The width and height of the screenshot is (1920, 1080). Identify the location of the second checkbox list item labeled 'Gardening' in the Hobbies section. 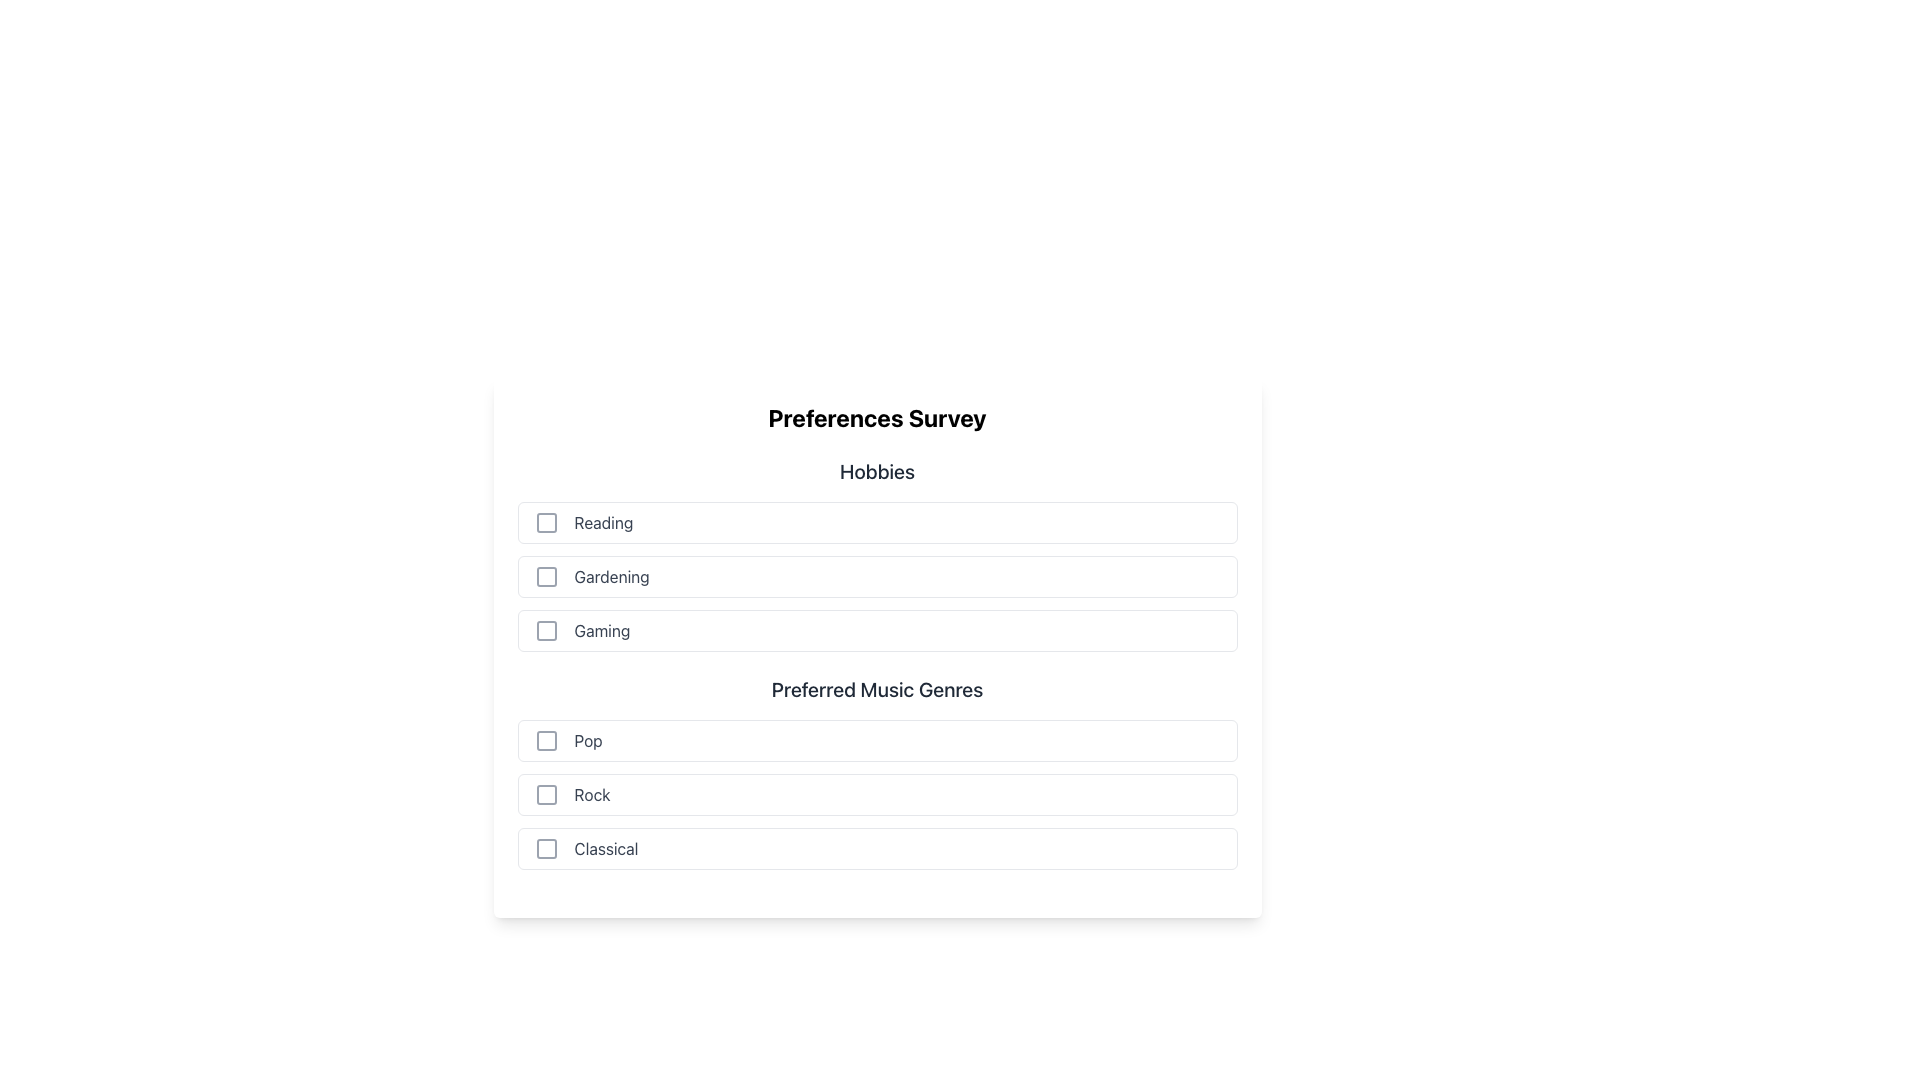
(877, 577).